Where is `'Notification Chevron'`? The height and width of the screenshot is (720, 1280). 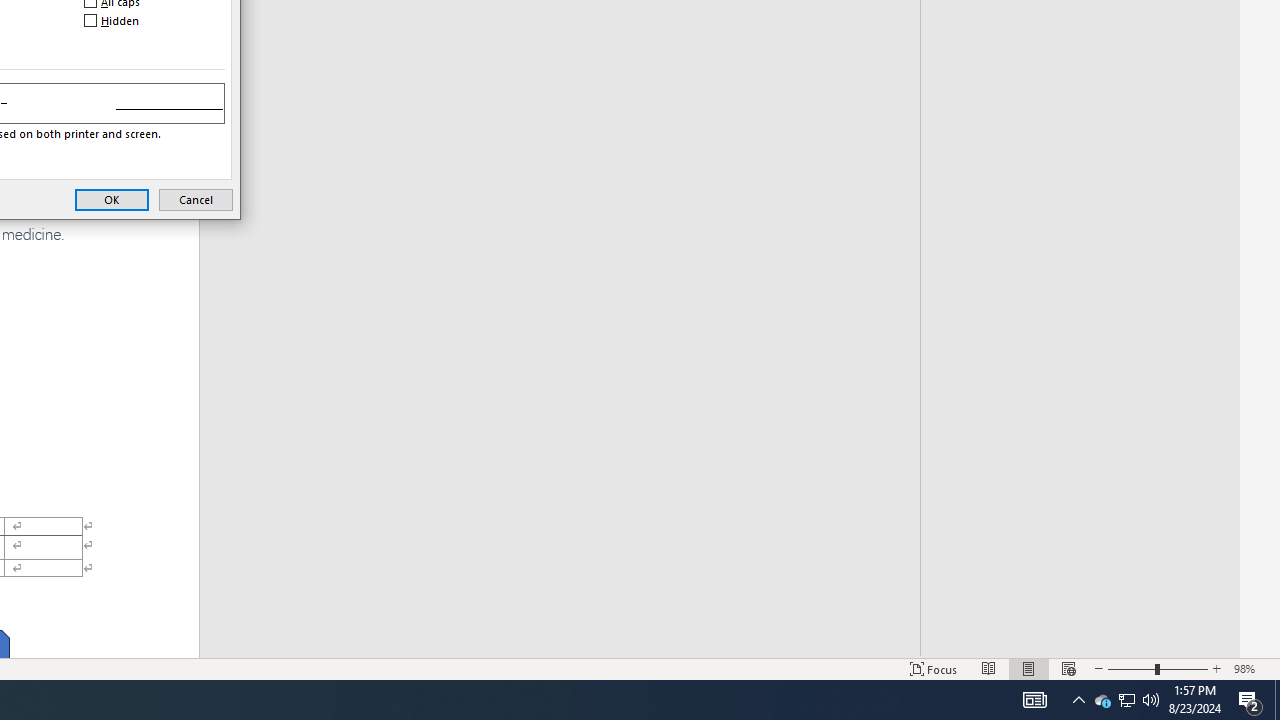
'Notification Chevron' is located at coordinates (1127, 698).